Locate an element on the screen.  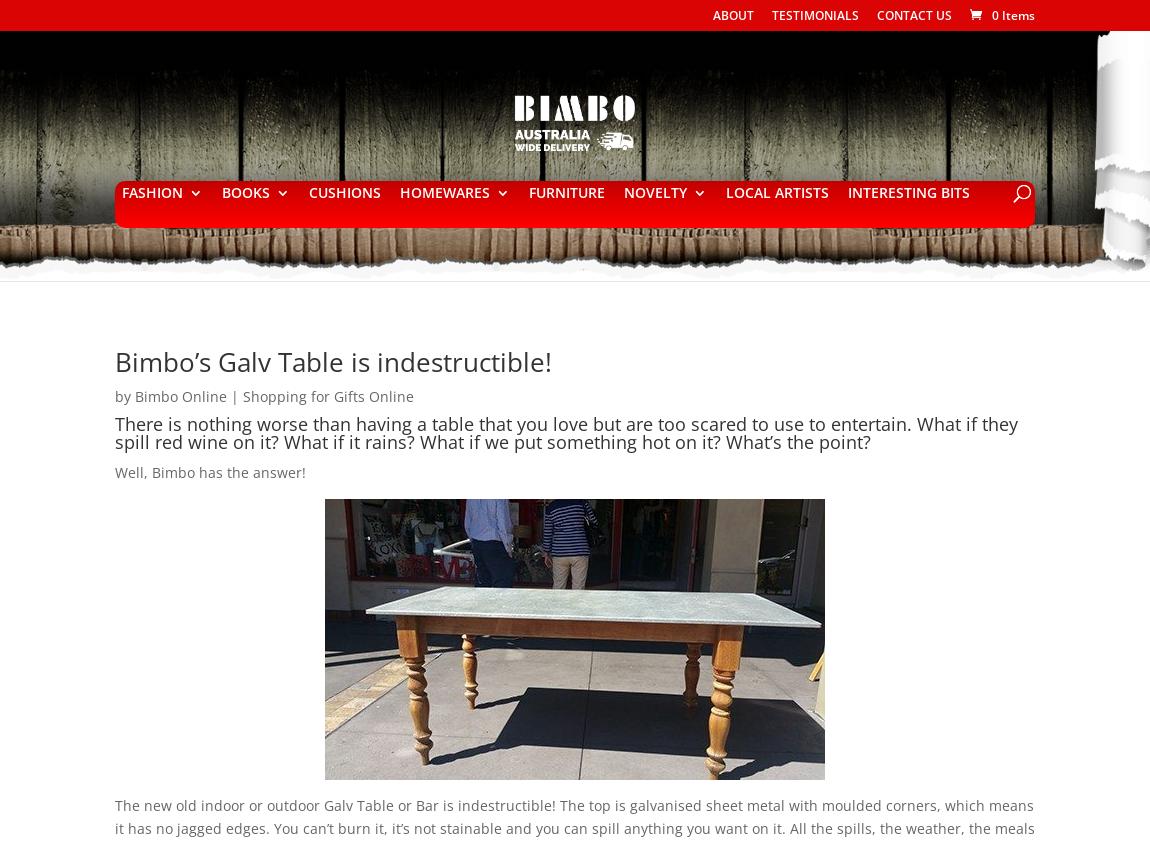
'LIGHTING' is located at coordinates (471, 350).